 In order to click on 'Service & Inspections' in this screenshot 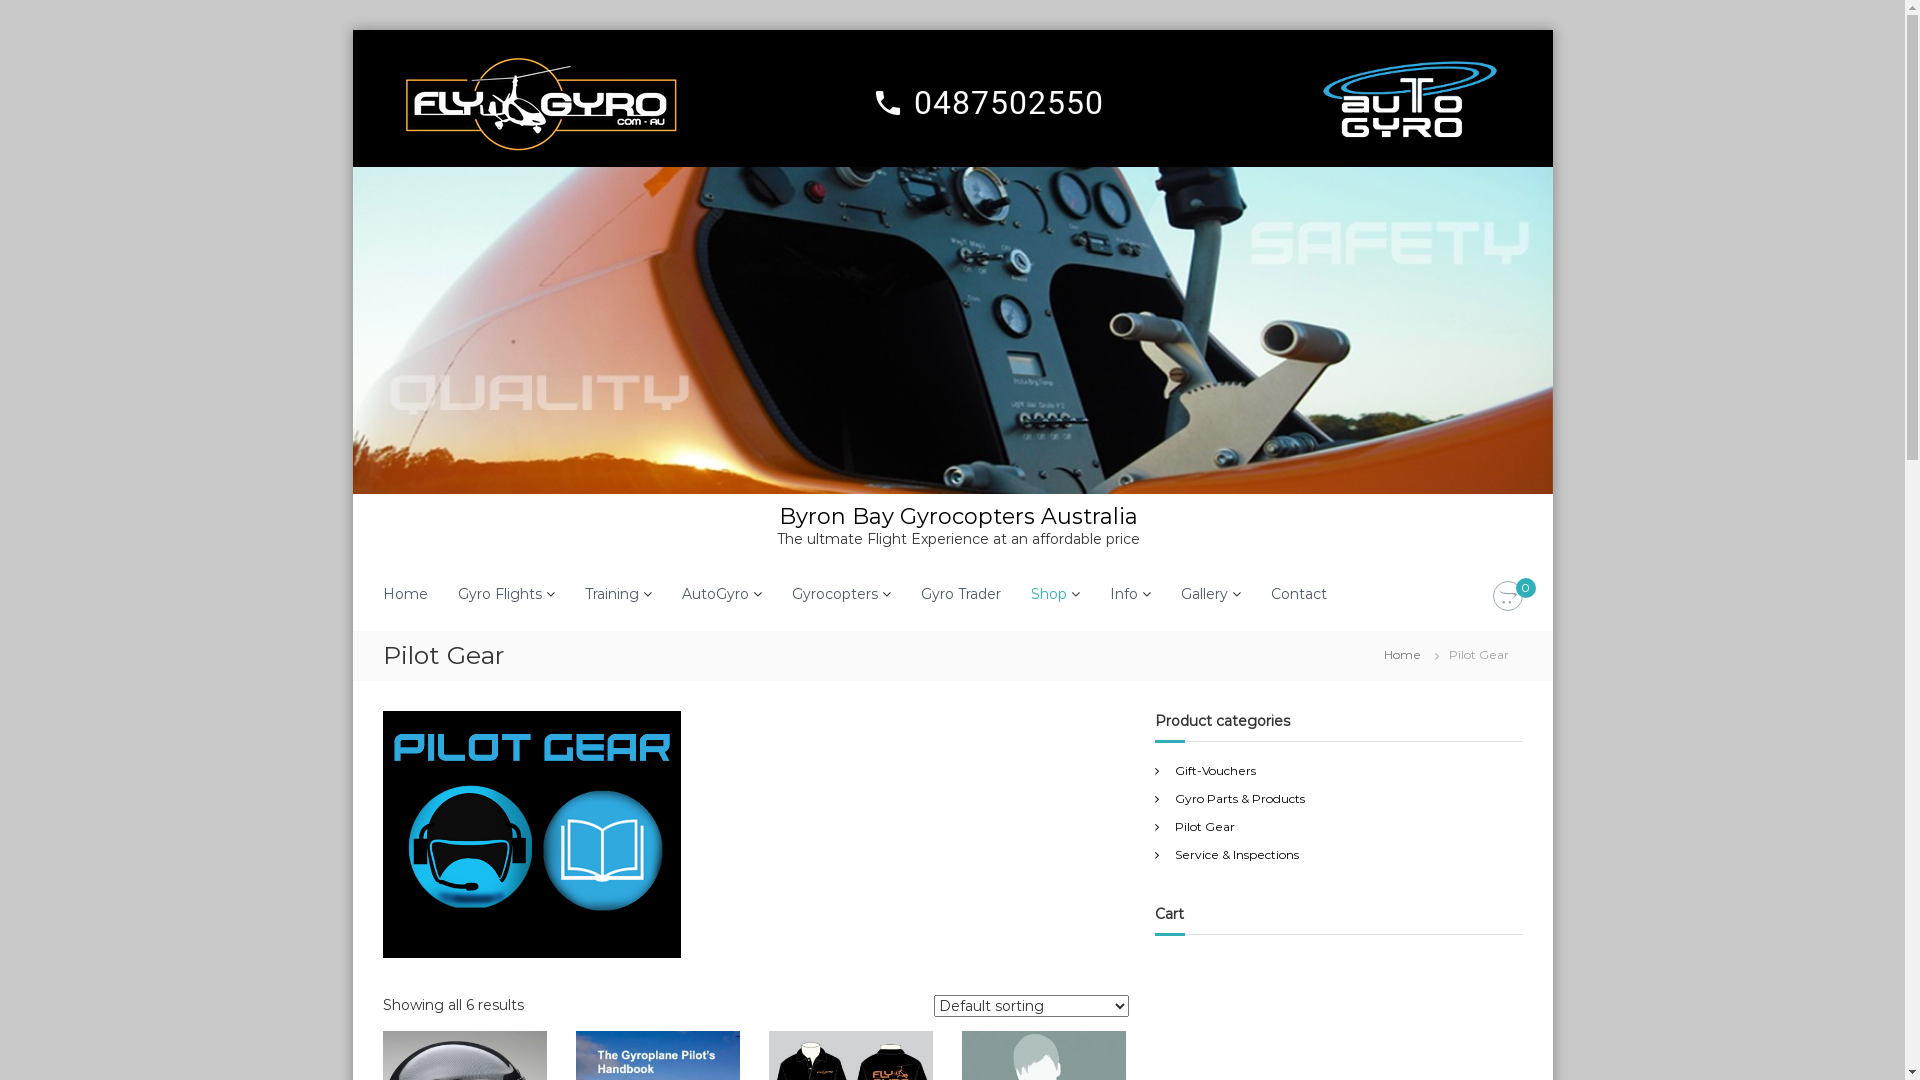, I will do `click(1236, 853)`.